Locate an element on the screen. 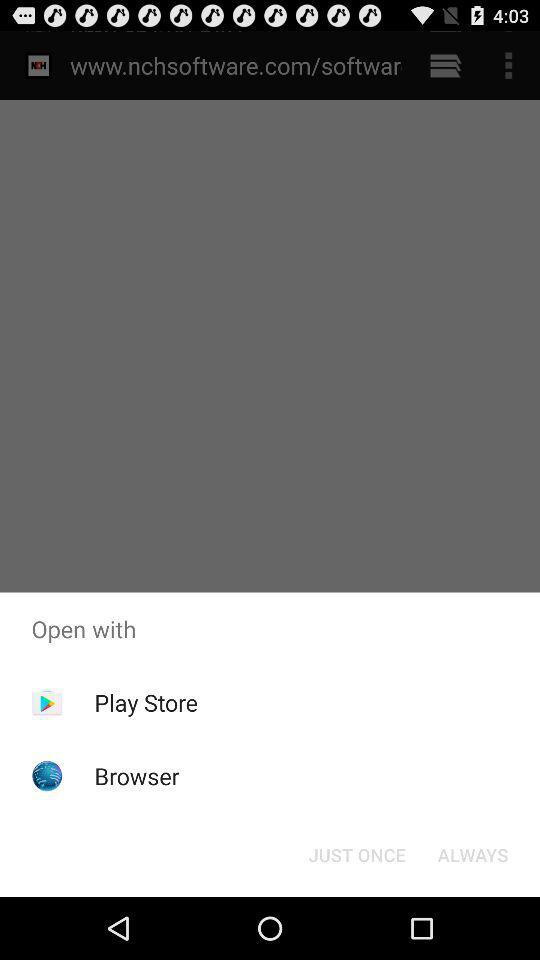 The height and width of the screenshot is (960, 540). play store icon is located at coordinates (145, 702).